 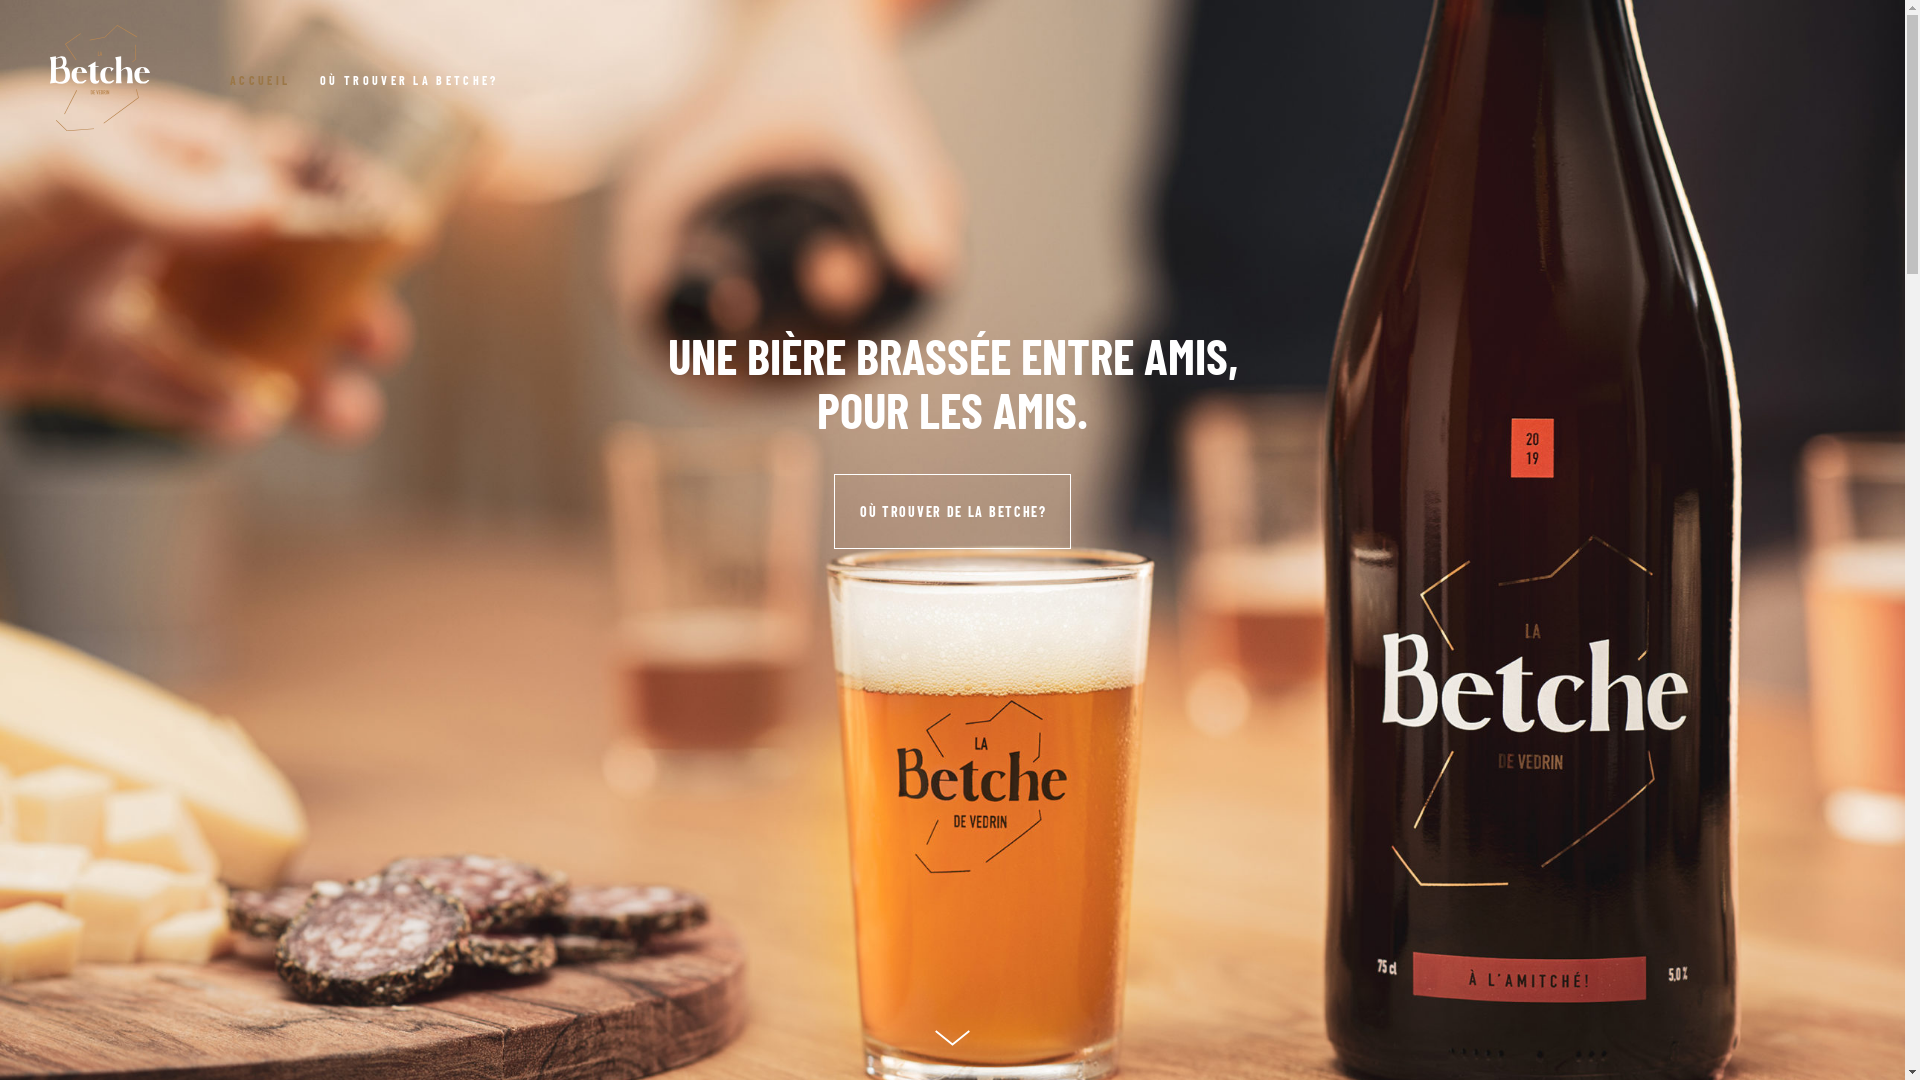 I want to click on 'ACCUEIL', so click(x=230, y=76).